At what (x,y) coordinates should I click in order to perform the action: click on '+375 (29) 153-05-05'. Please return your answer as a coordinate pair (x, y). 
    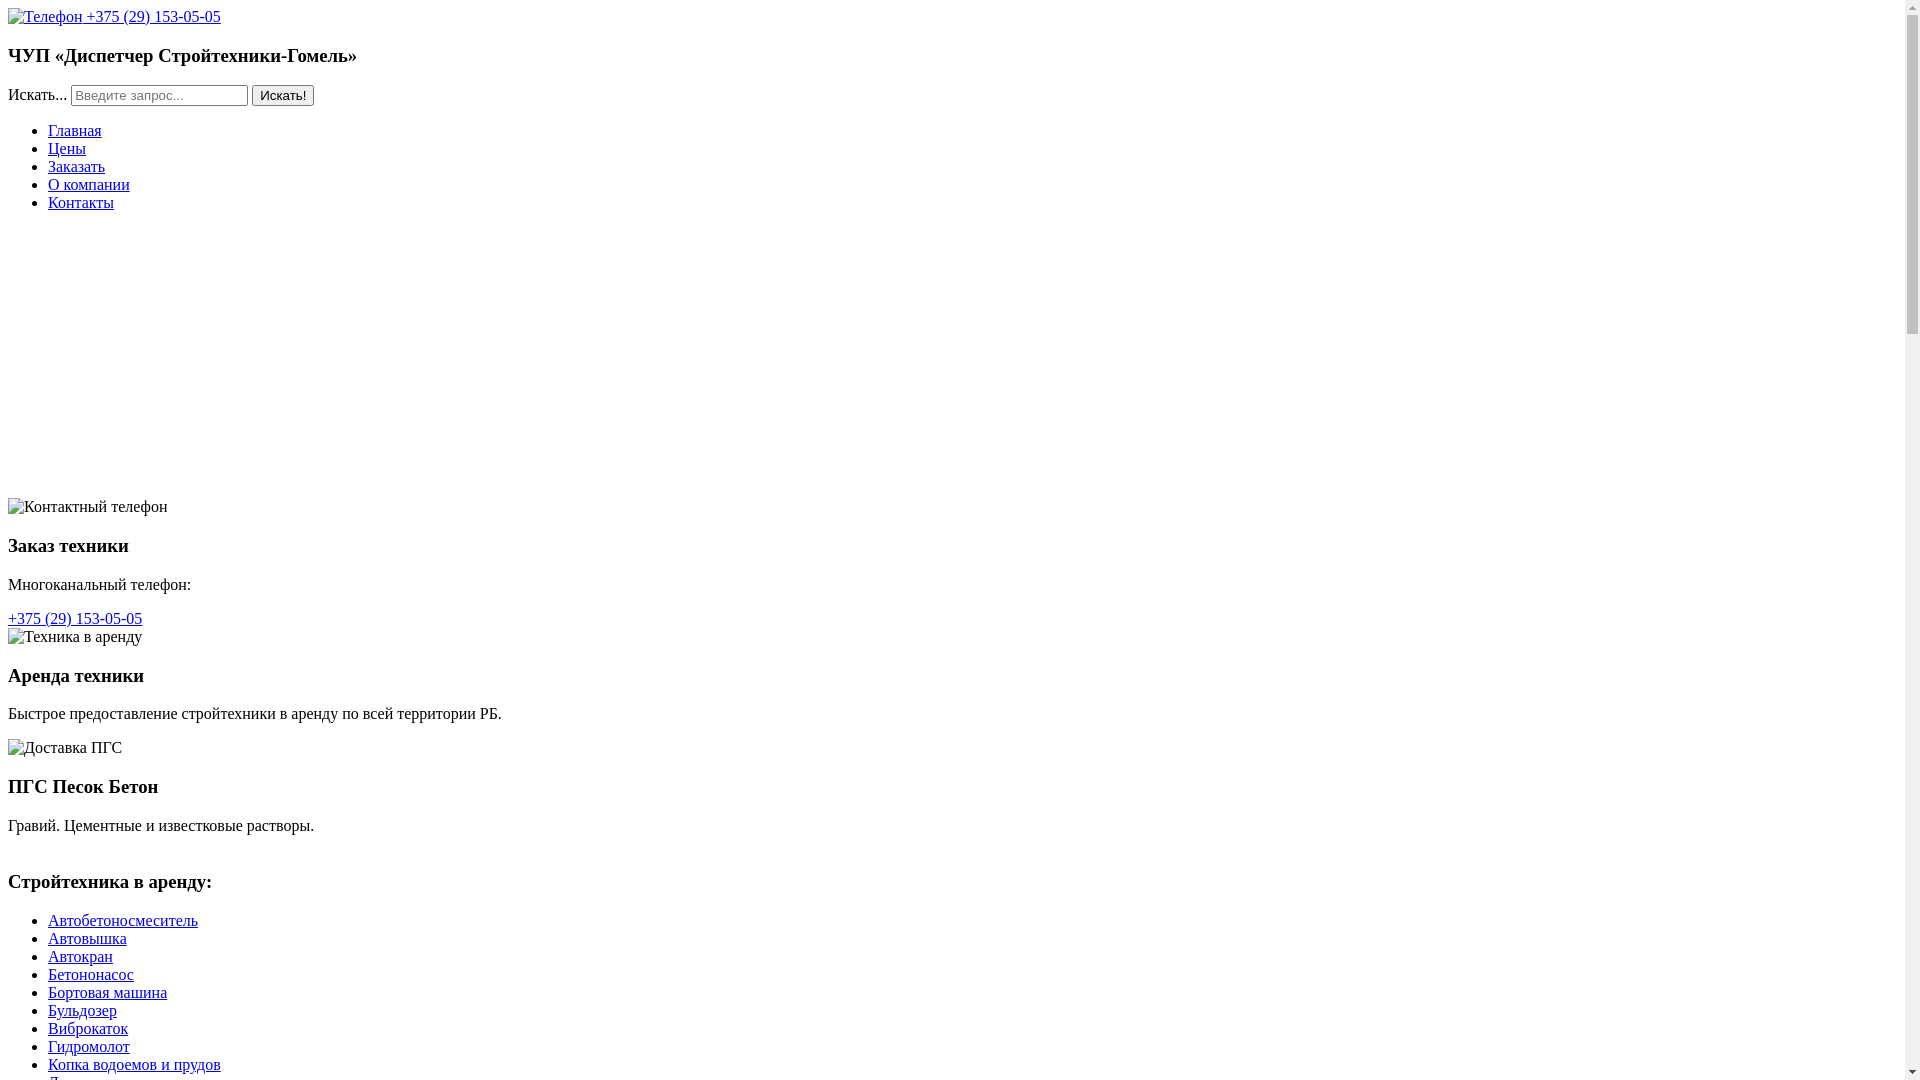
    Looking at the image, I should click on (113, 16).